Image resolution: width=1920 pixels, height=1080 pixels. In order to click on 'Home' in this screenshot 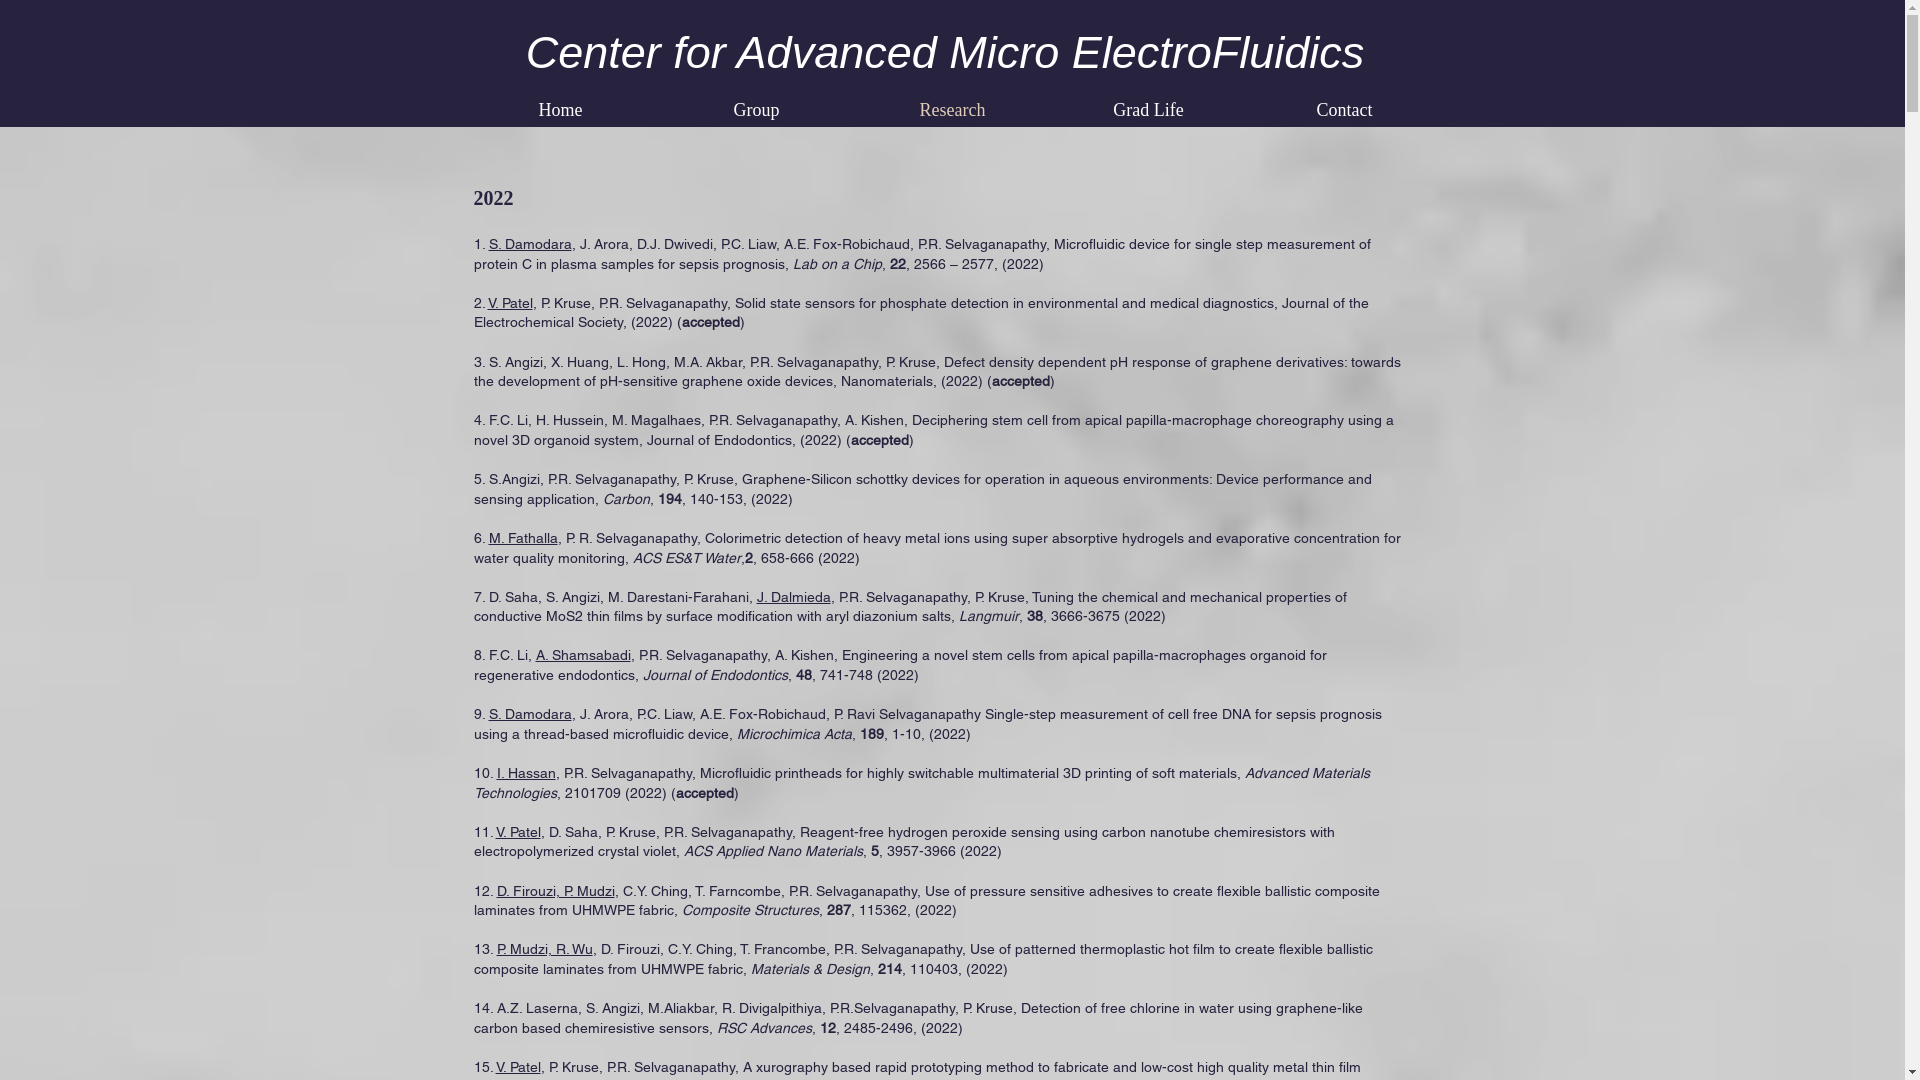, I will do `click(560, 110)`.